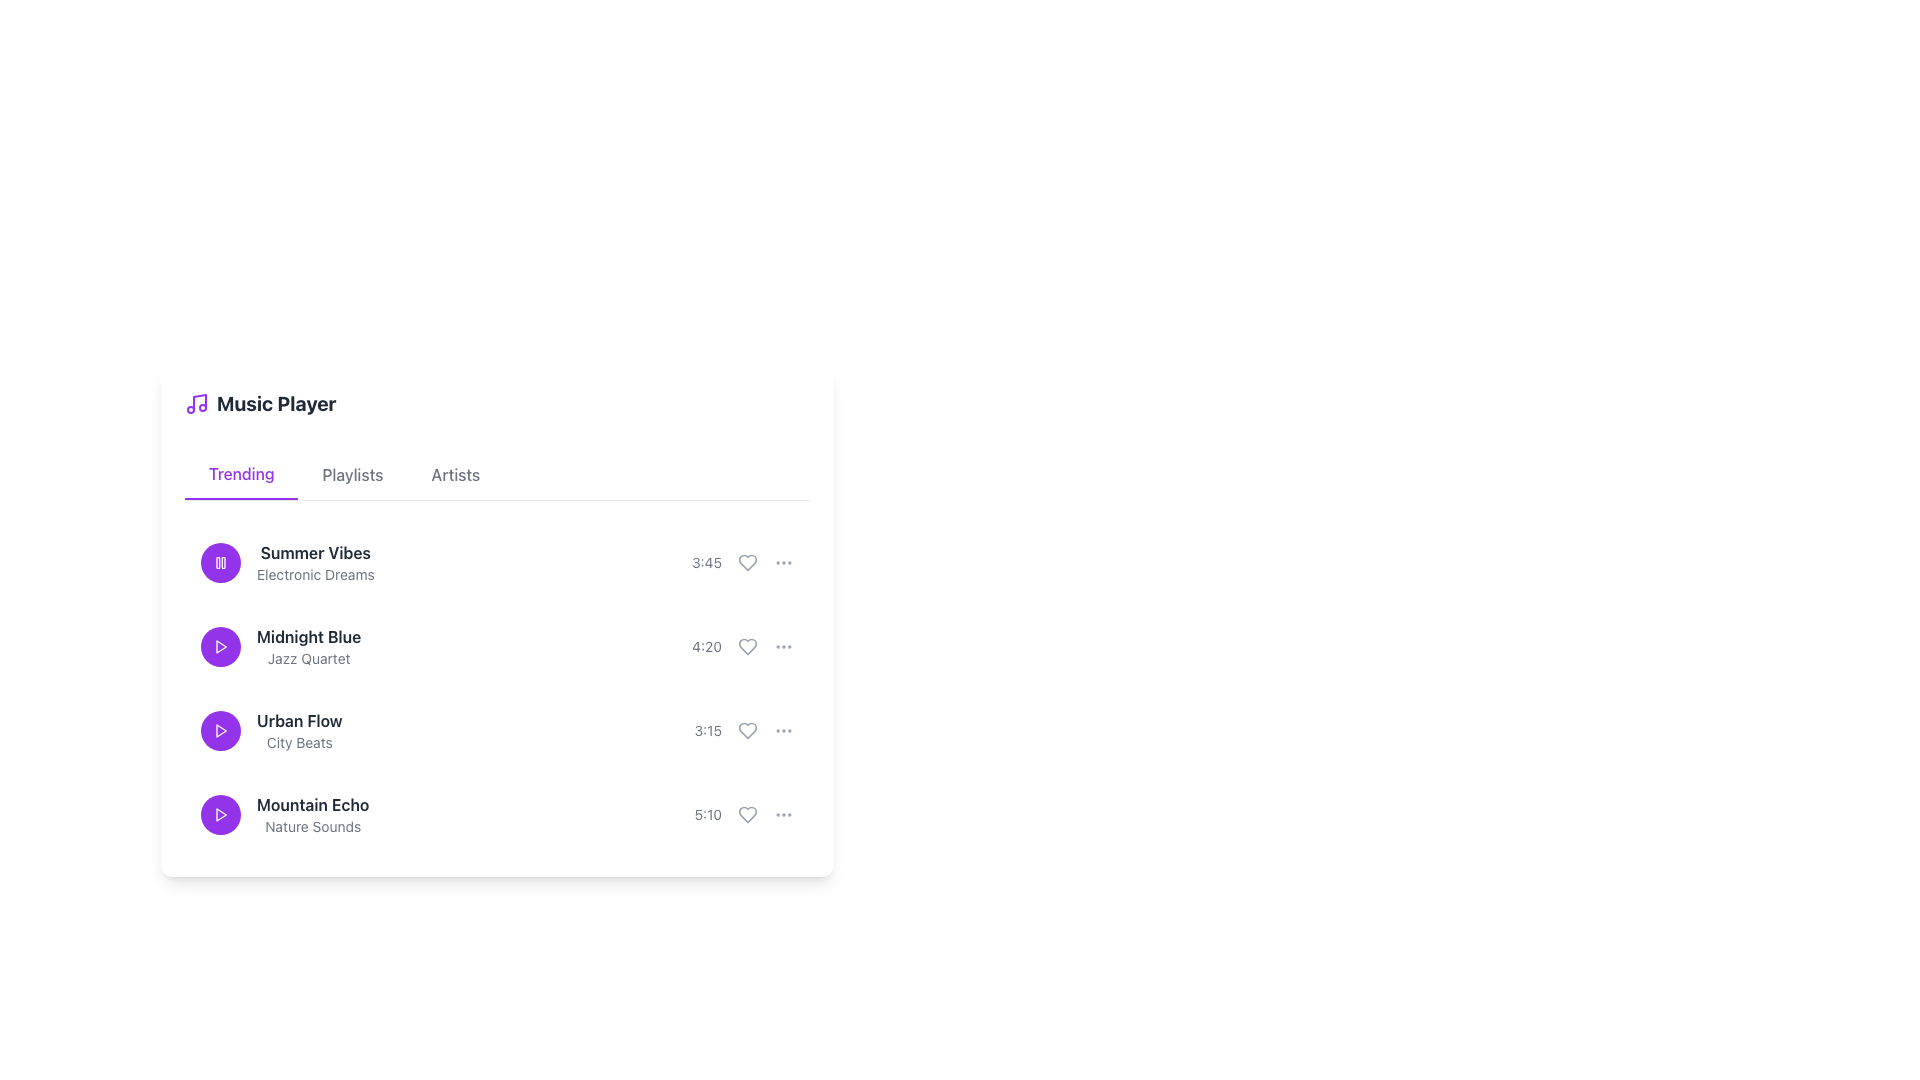 Image resolution: width=1920 pixels, height=1080 pixels. Describe the element at coordinates (314, 563) in the screenshot. I see `the text display element that shows the title 'Summer Vibes' and subtitle 'Electronic Dreams' in the first playlist entry of the 'Trending' playlist tab` at that location.